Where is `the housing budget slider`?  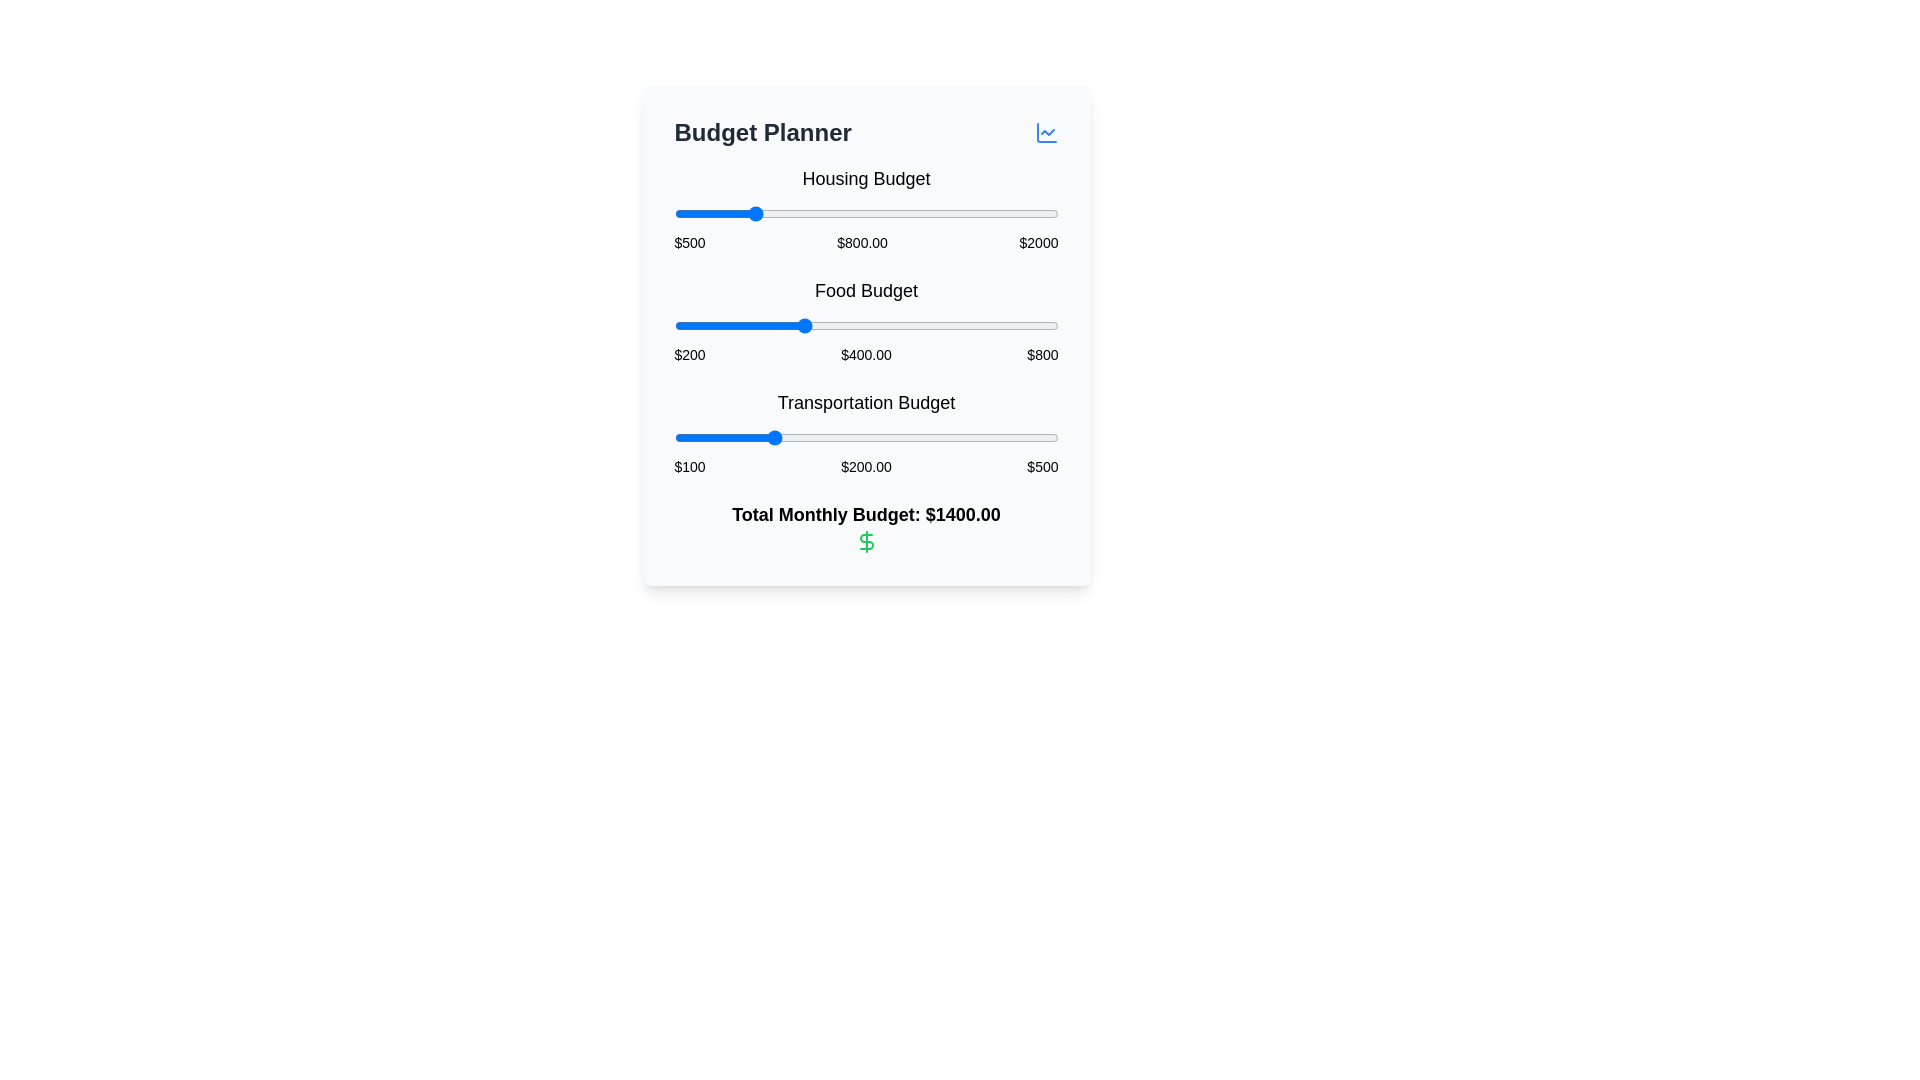 the housing budget slider is located at coordinates (973, 213).